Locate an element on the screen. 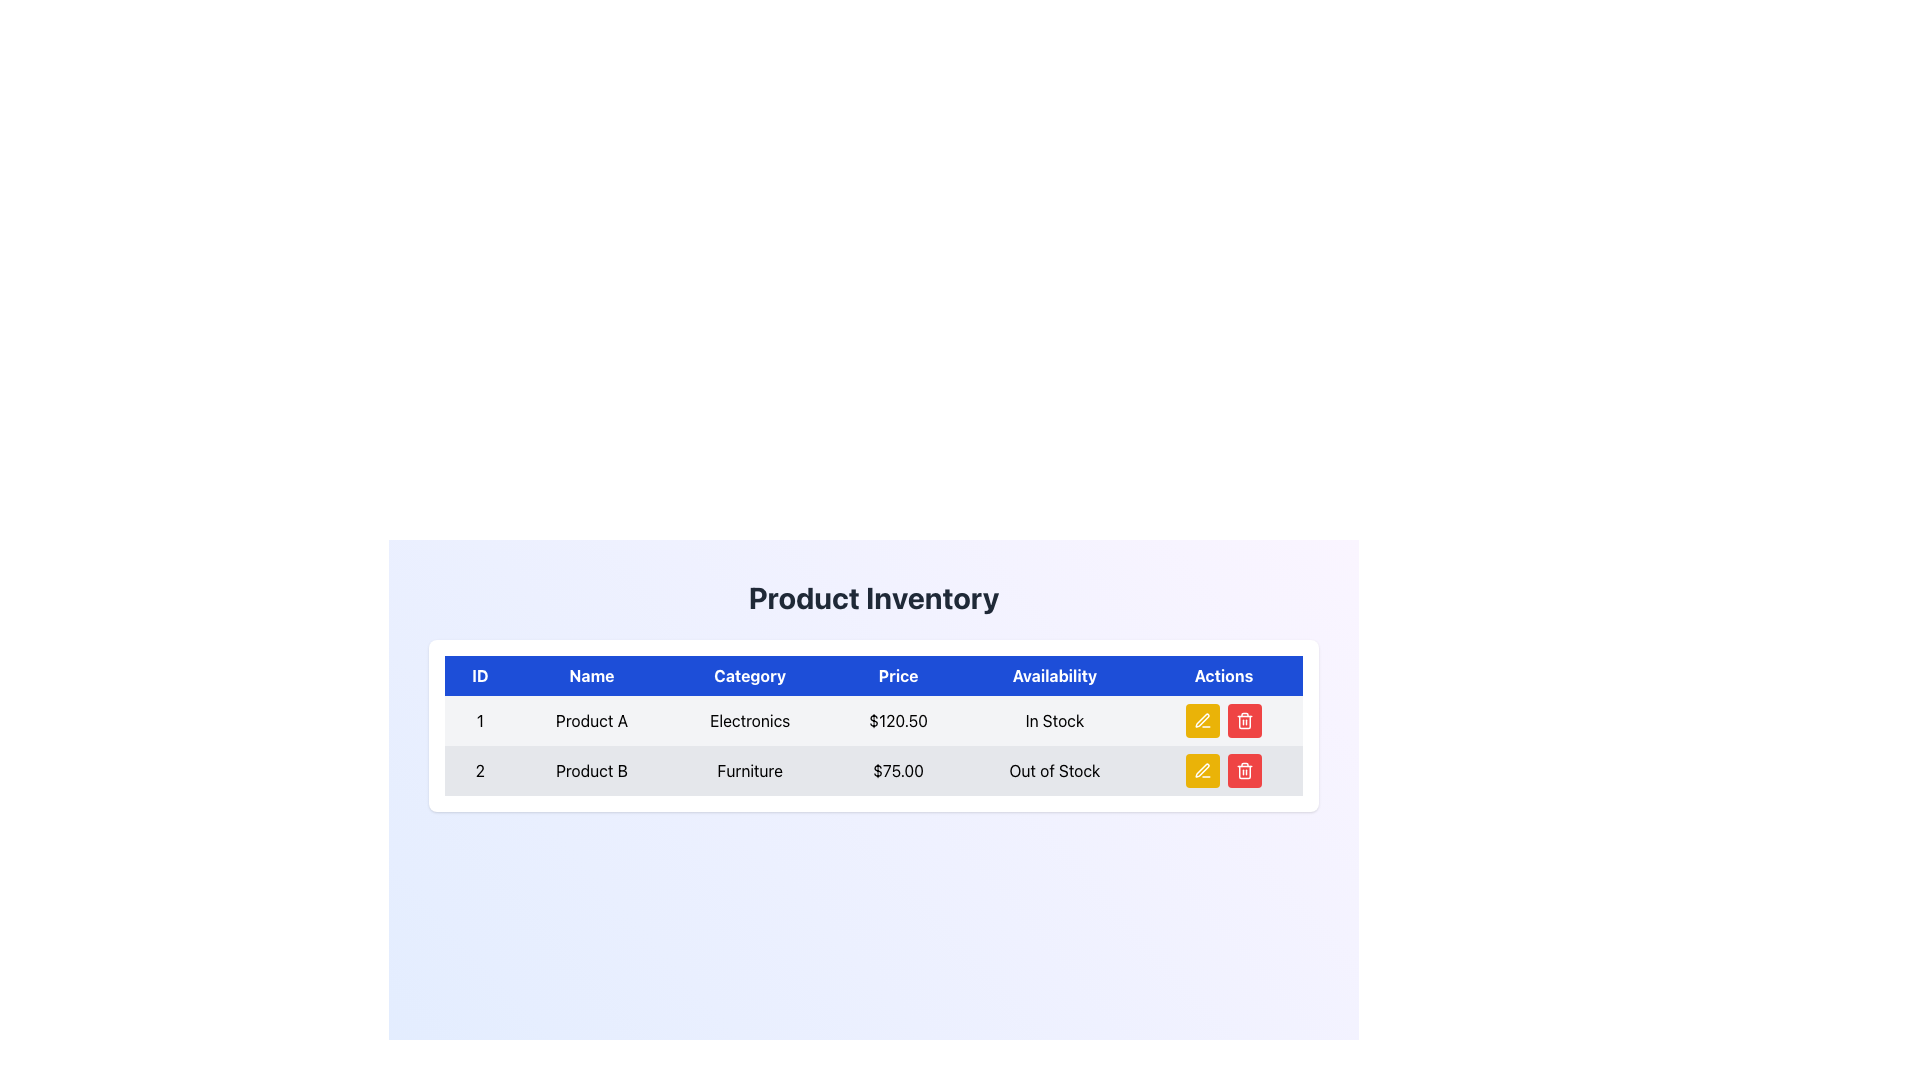 This screenshot has width=1920, height=1080. the 'Availability' header label in the table, which is the fifth cell in the header row, located between 'Price' and 'Actions' is located at coordinates (1053, 675).